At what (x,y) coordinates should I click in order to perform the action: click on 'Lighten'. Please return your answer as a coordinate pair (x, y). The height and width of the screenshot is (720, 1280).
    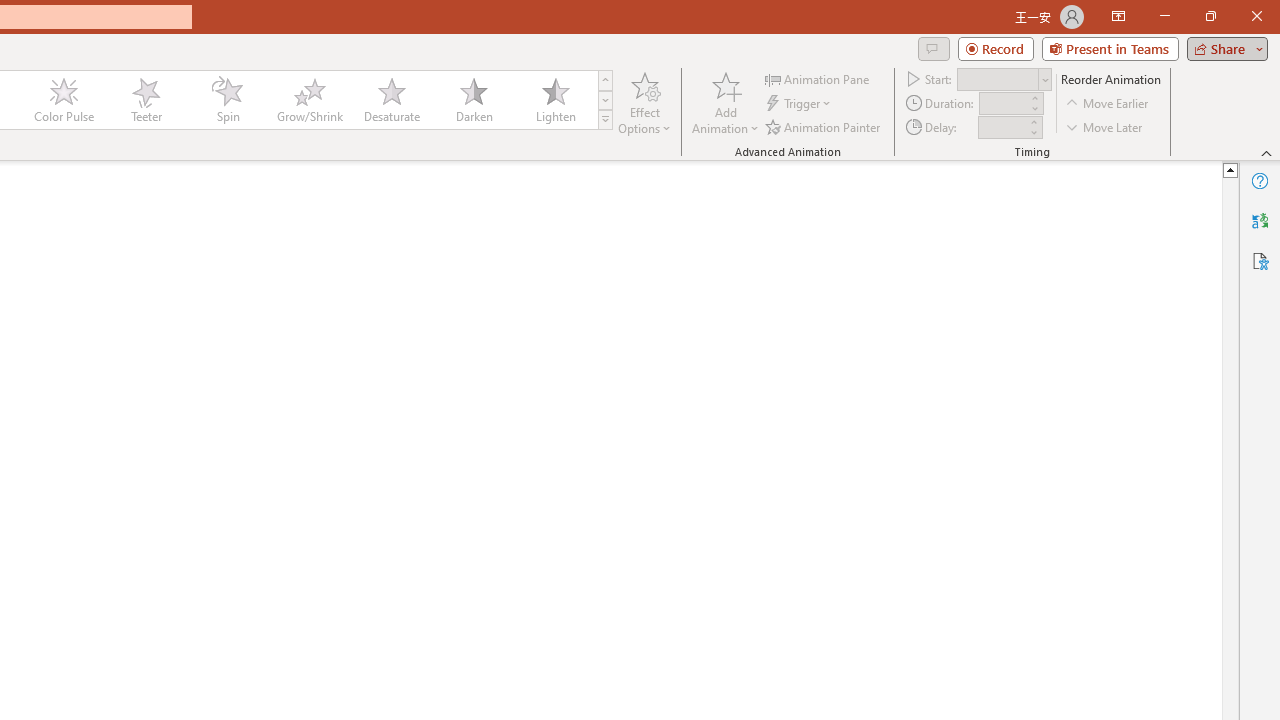
    Looking at the image, I should click on (555, 100).